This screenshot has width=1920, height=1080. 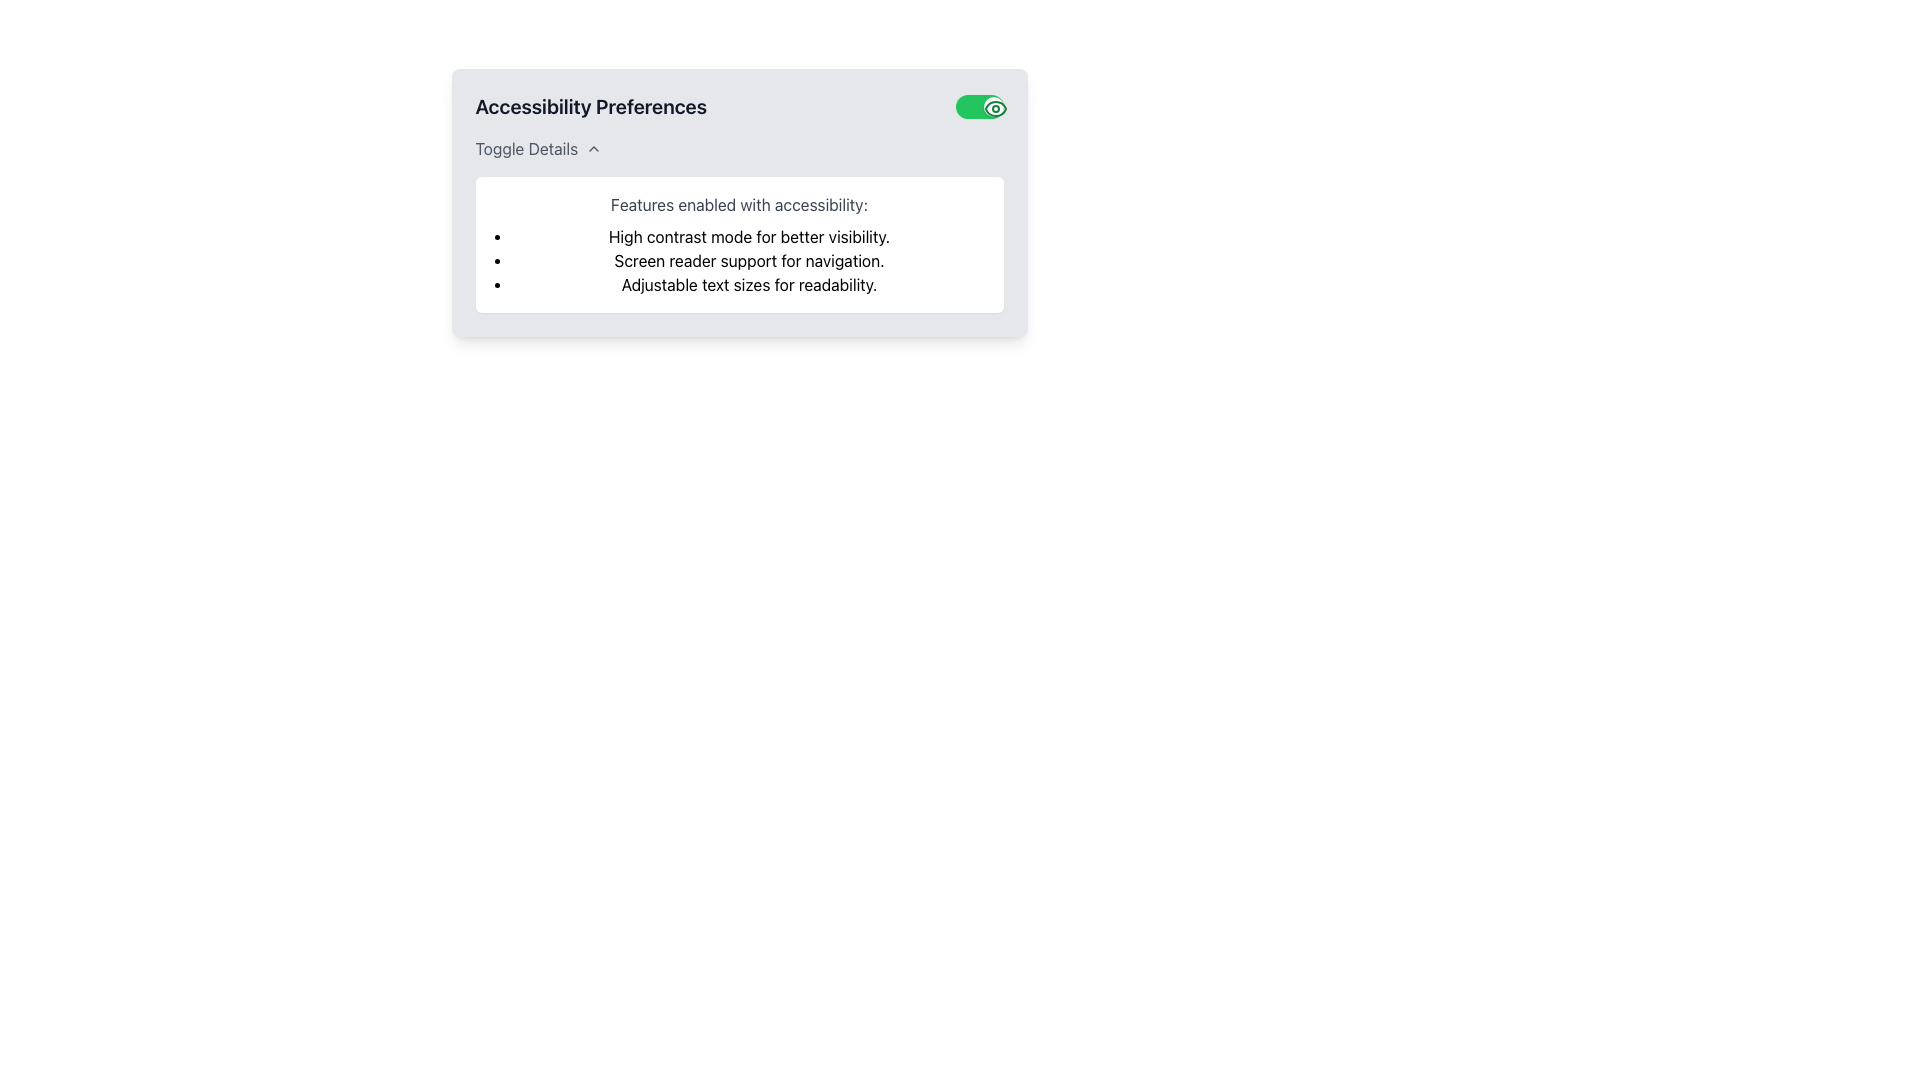 I want to click on the small circular toggle switch knob located at the right side of the green toggle switch within the 'Accessibility Preferences' section, so click(x=993, y=107).